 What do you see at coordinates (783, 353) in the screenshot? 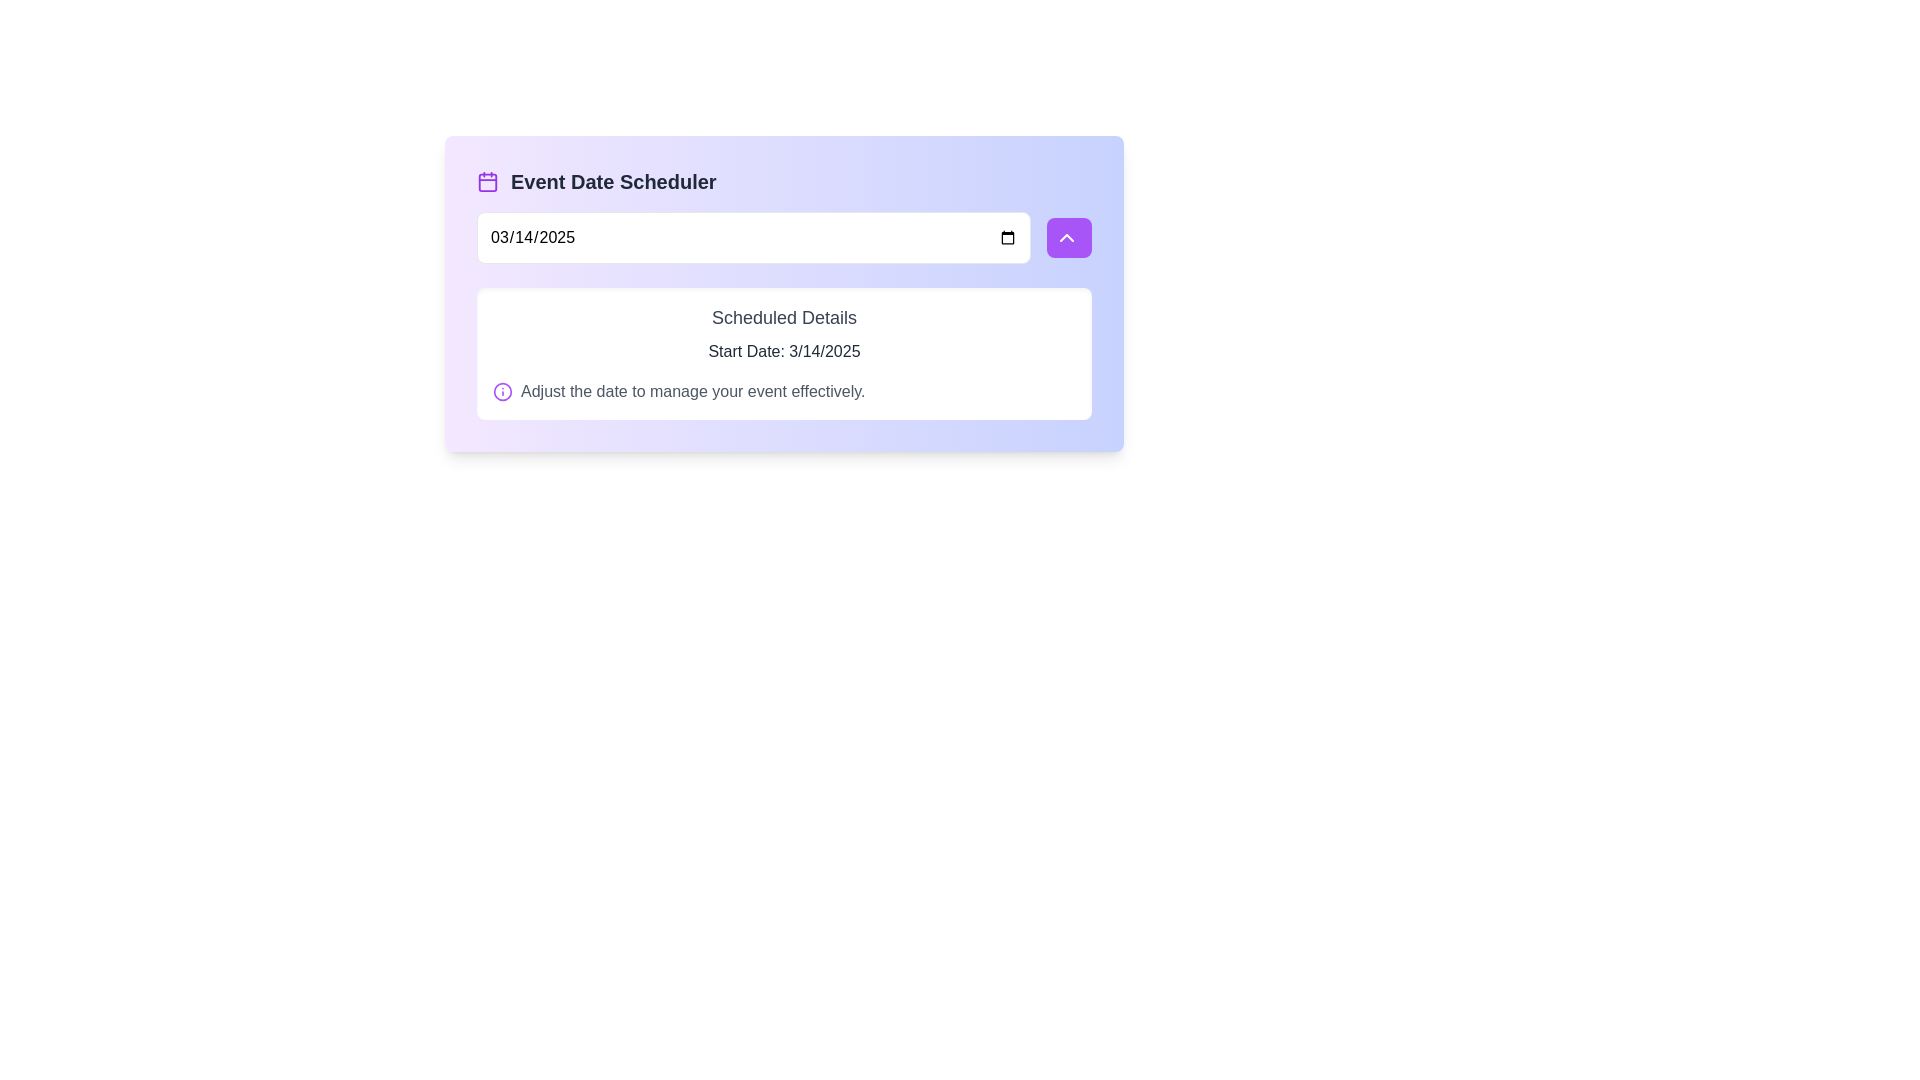
I see `the informational text box that displays event scheduling details, located centrally within the card layout, below the date input field` at bounding box center [783, 353].